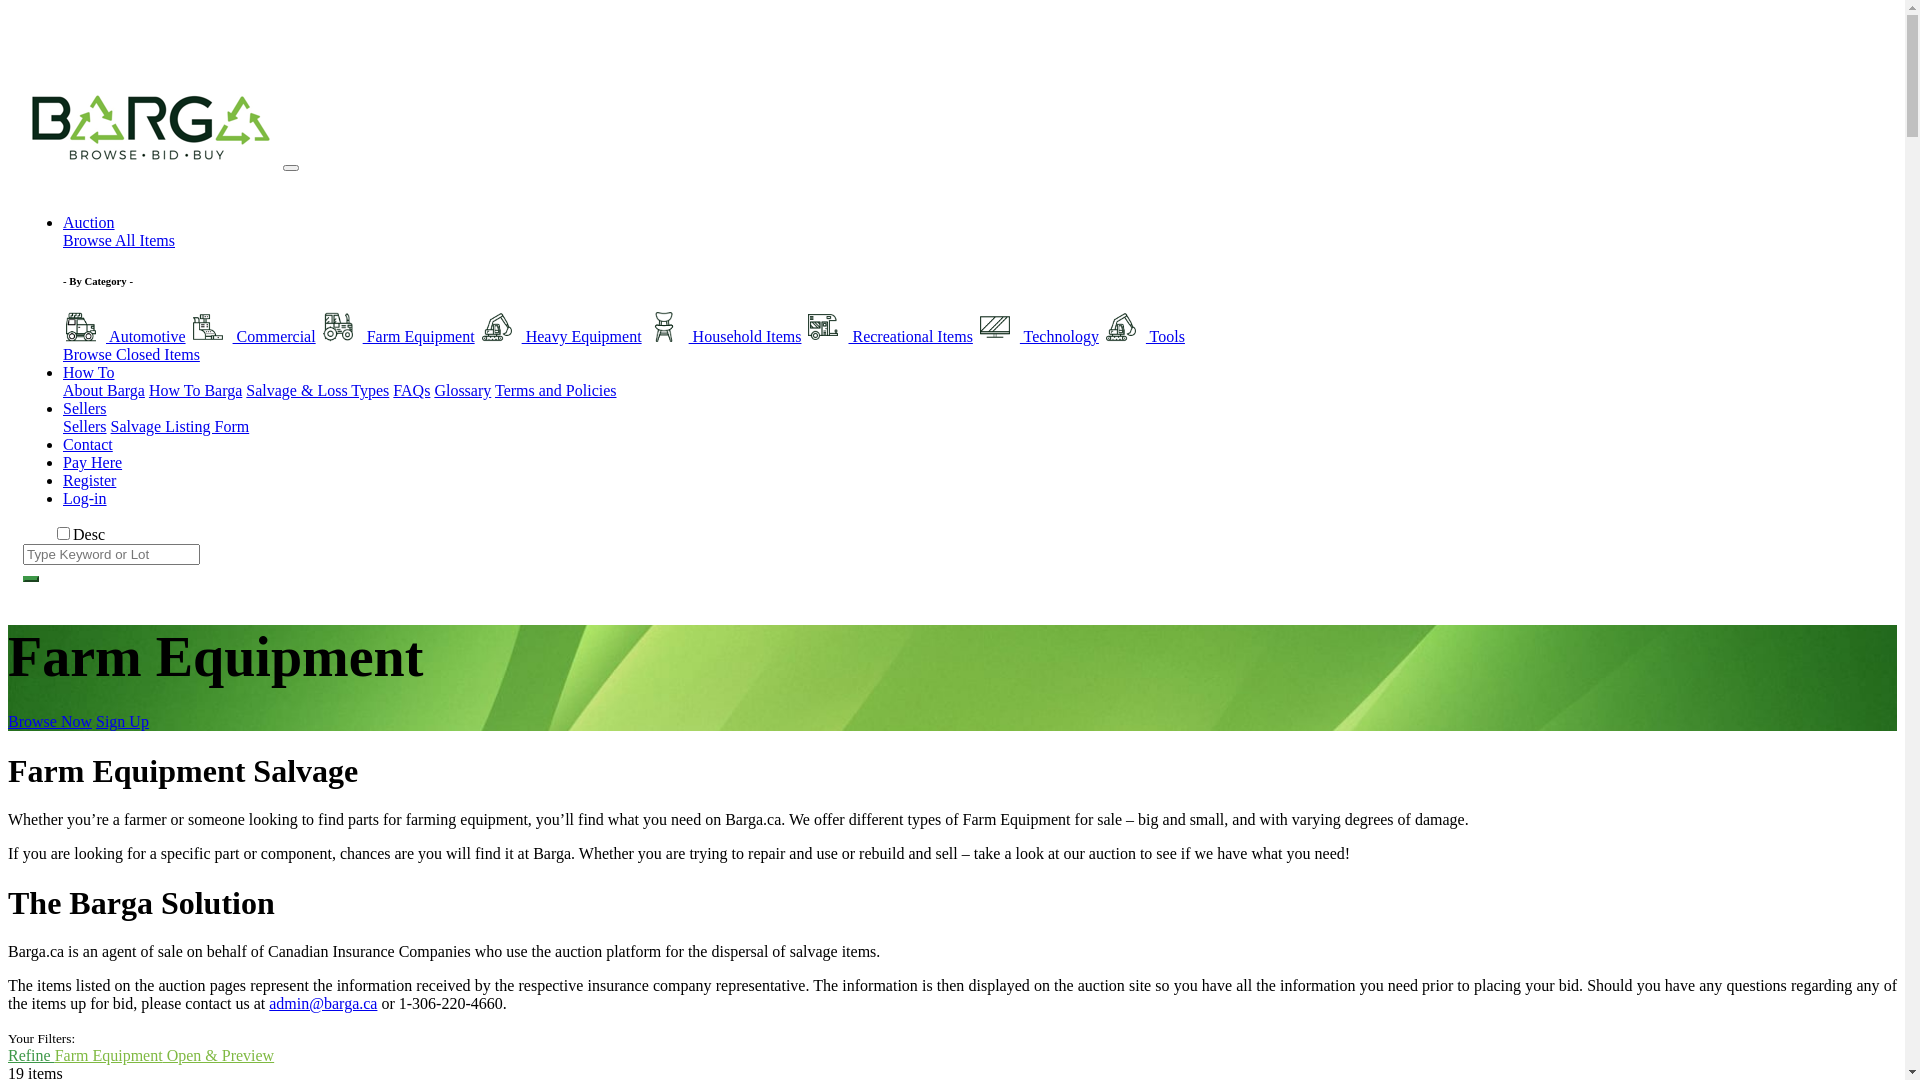 The height and width of the screenshot is (1080, 1920). What do you see at coordinates (451, 1003) in the screenshot?
I see `'1-306-220-4660.'` at bounding box center [451, 1003].